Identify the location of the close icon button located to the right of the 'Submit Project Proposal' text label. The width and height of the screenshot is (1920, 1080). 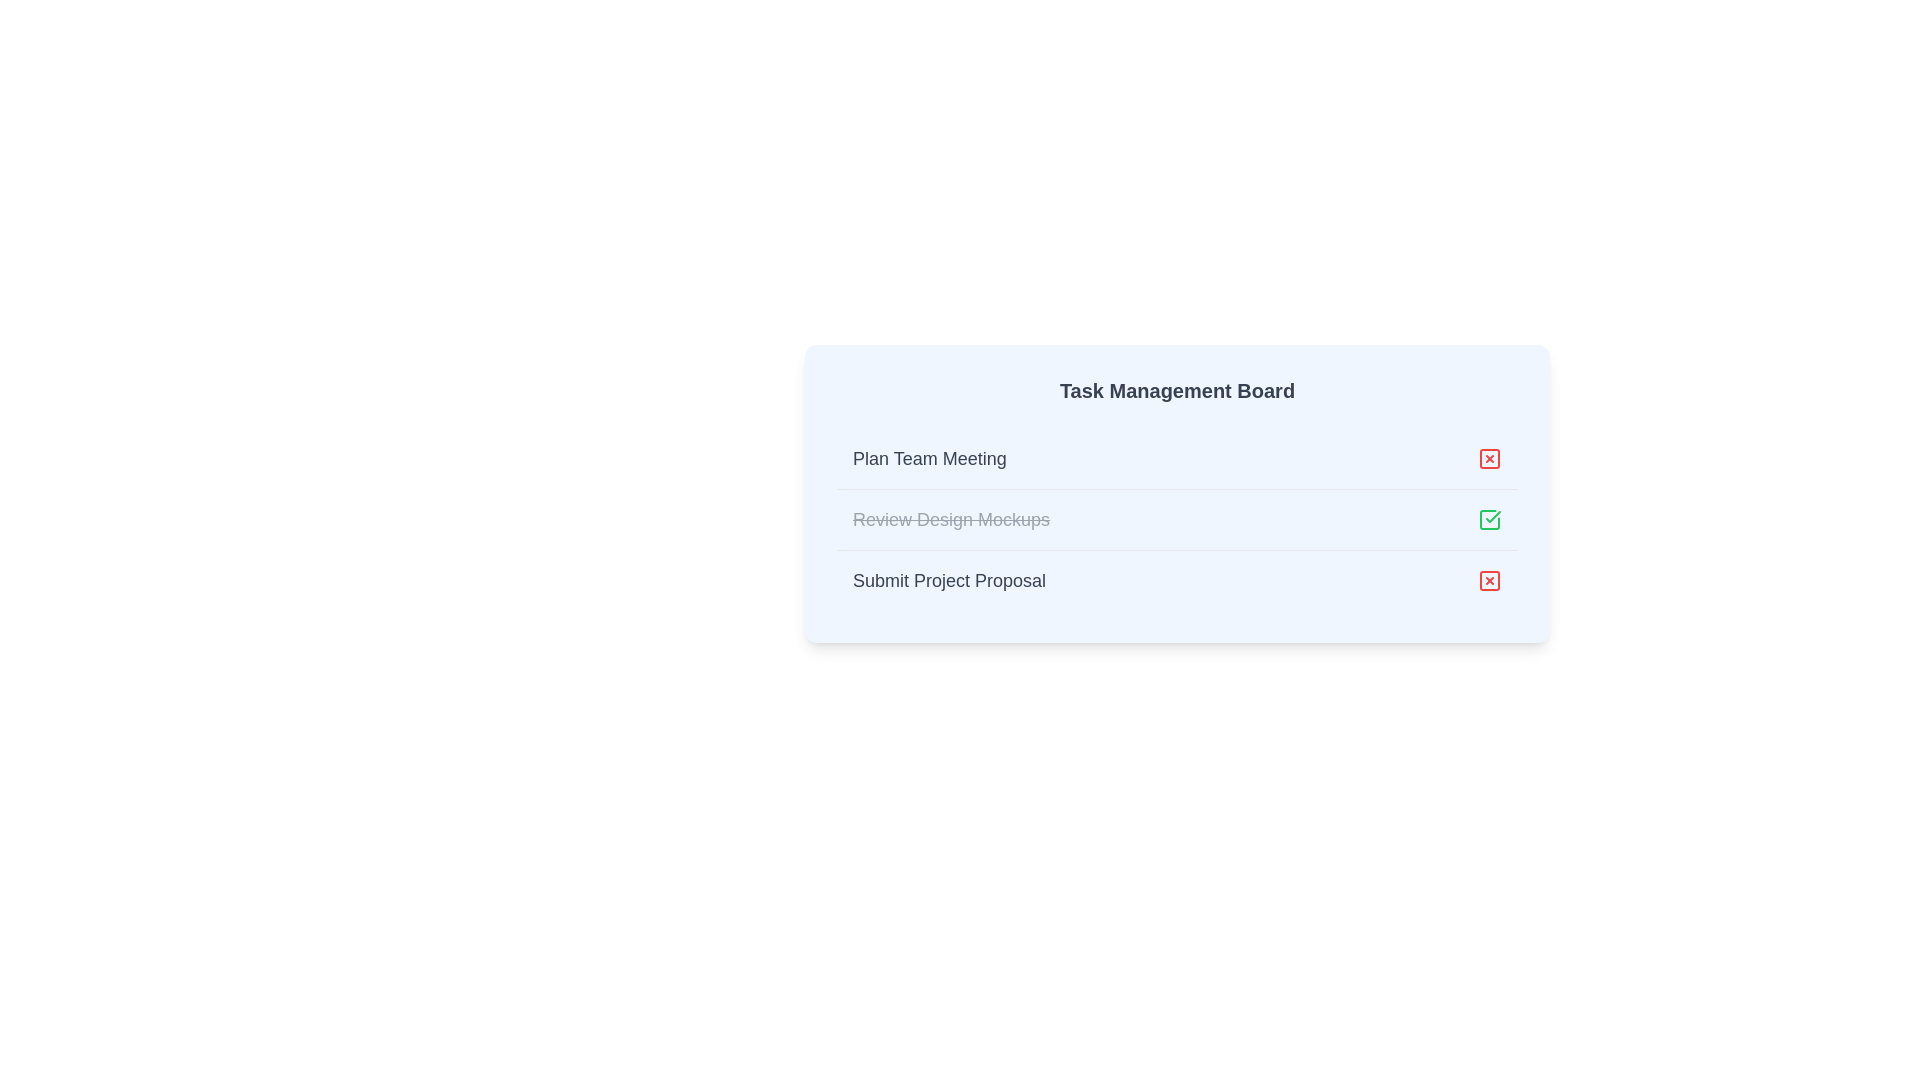
(1489, 581).